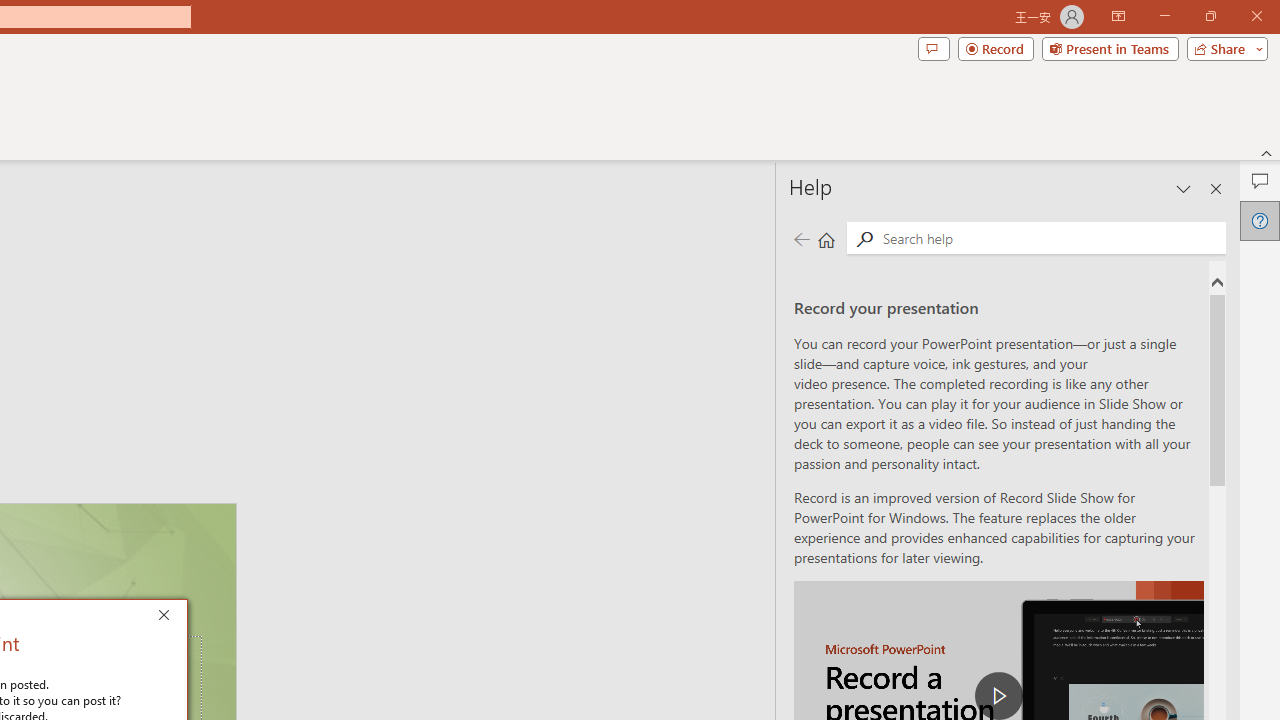  What do you see at coordinates (1164, 16) in the screenshot?
I see `'Minimize'` at bounding box center [1164, 16].